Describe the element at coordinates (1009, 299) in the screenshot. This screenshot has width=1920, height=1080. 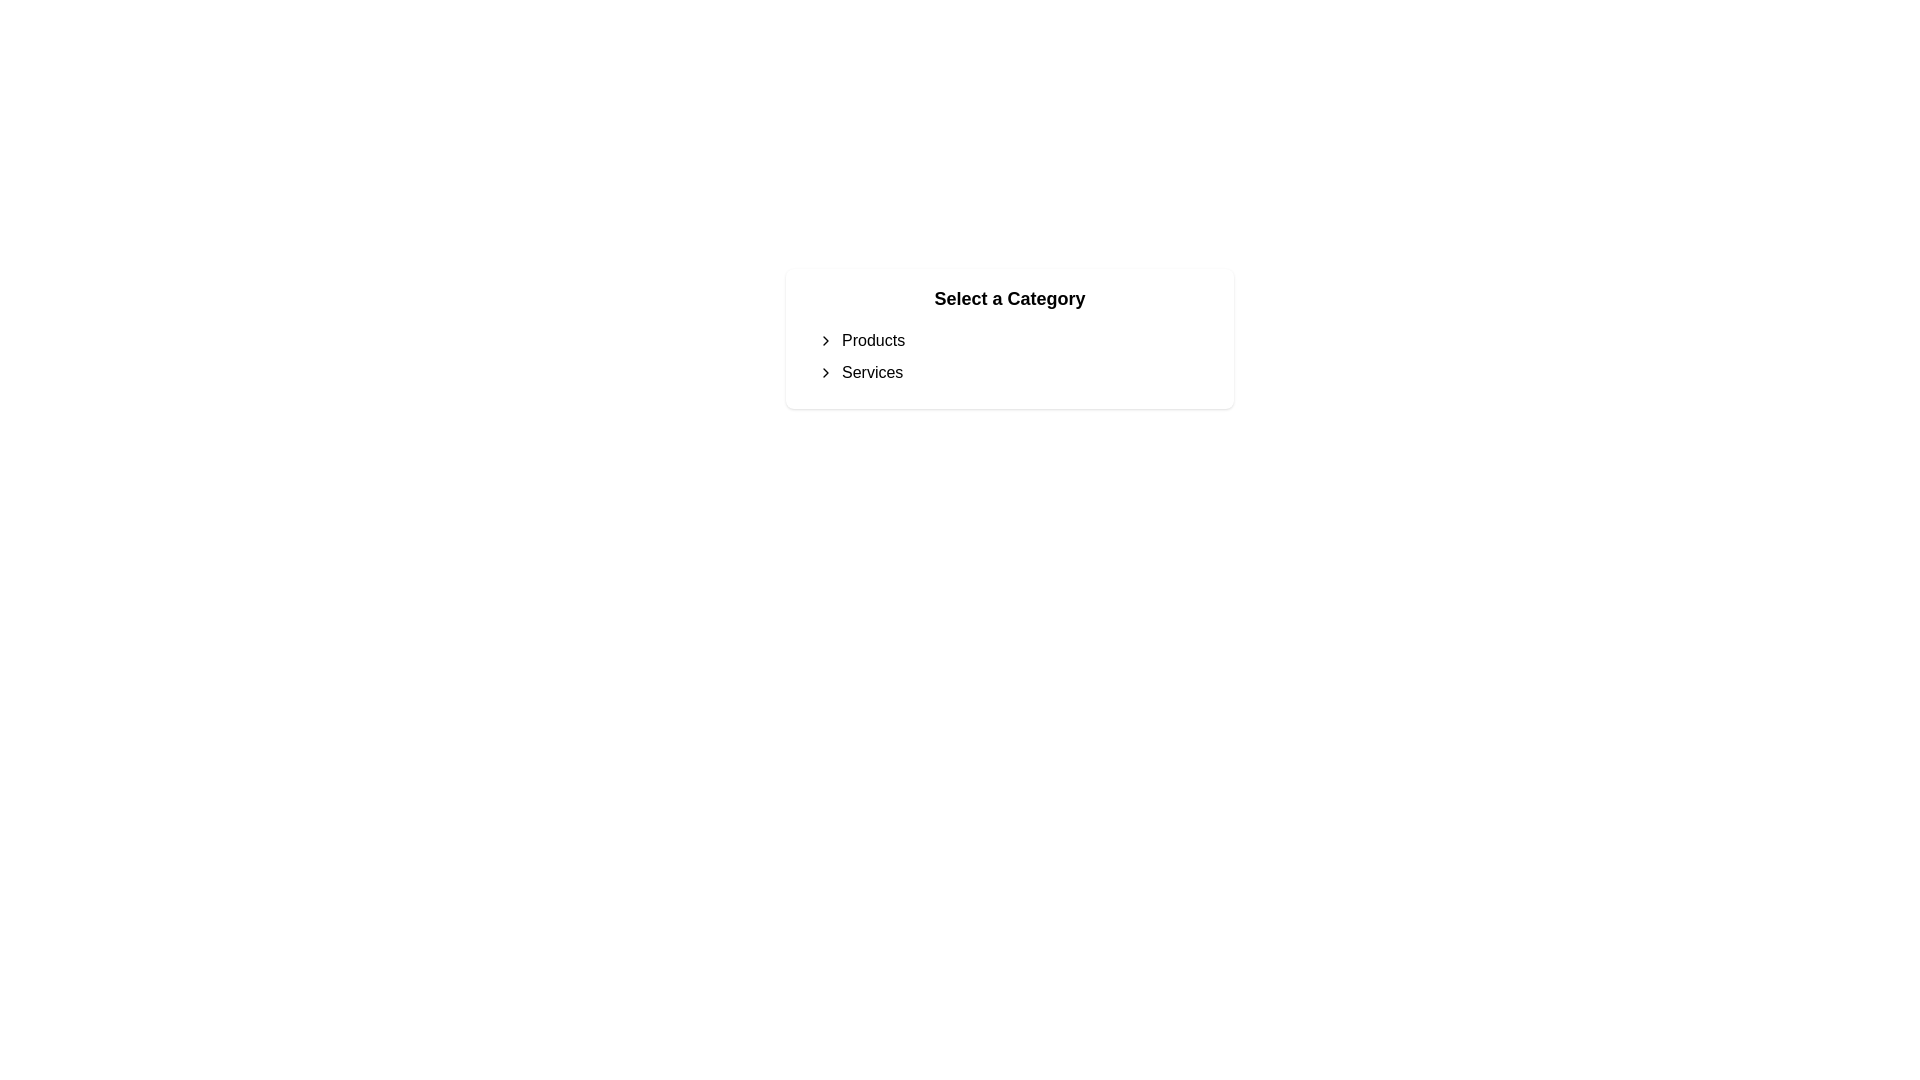
I see `the 'Select a Category' heading text label element that serves as a heading for the options below it` at that location.